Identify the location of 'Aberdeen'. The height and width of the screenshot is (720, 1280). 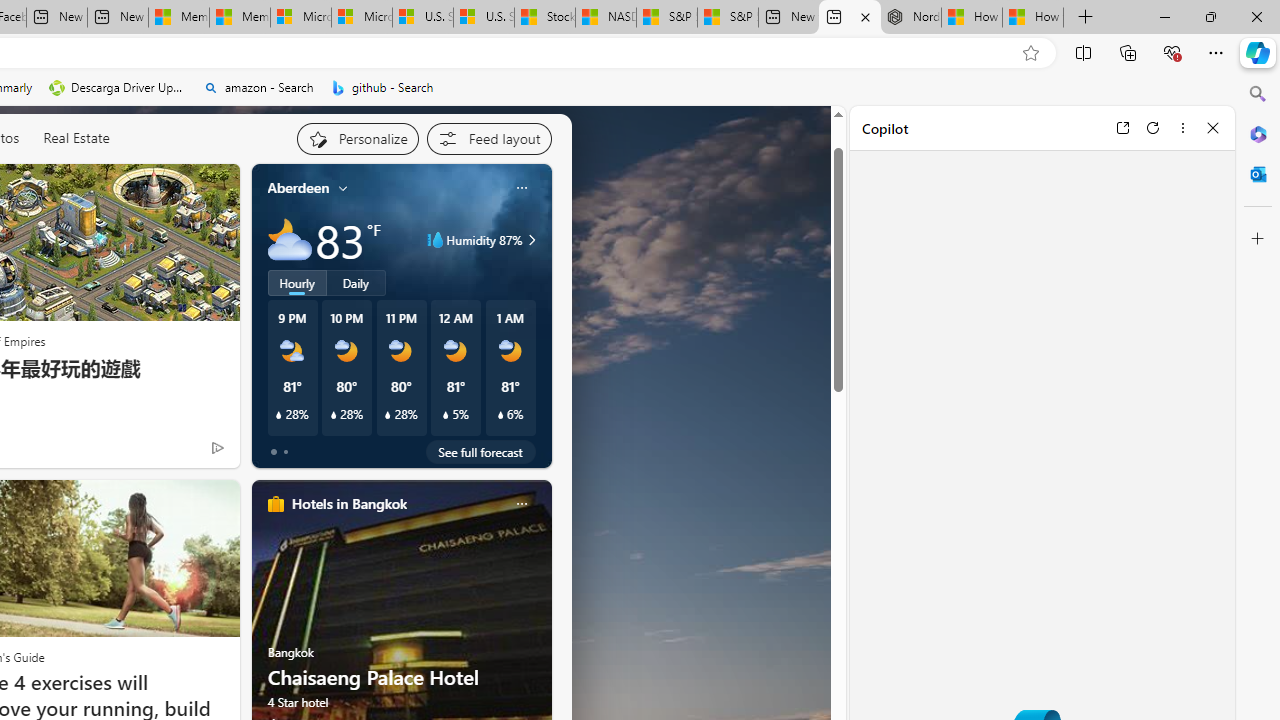
(297, 188).